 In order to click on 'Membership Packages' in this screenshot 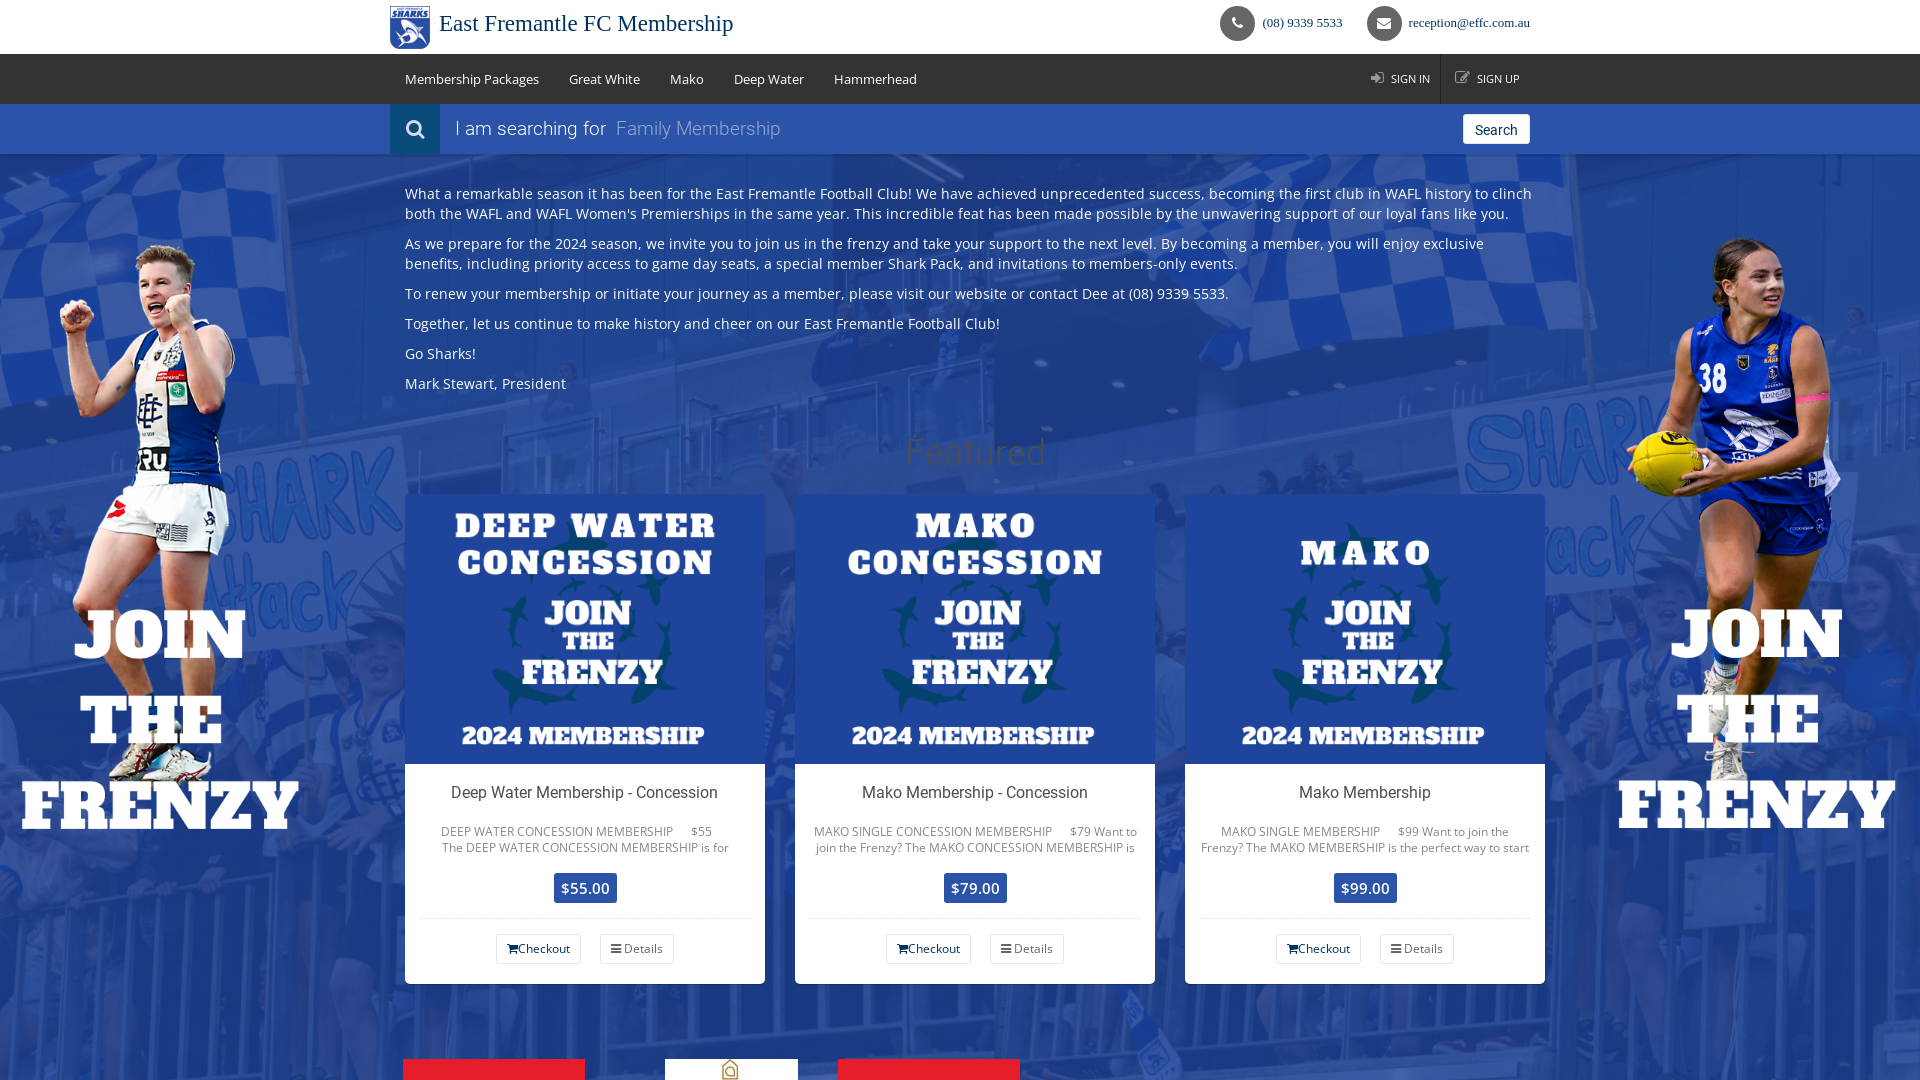, I will do `click(470, 77)`.